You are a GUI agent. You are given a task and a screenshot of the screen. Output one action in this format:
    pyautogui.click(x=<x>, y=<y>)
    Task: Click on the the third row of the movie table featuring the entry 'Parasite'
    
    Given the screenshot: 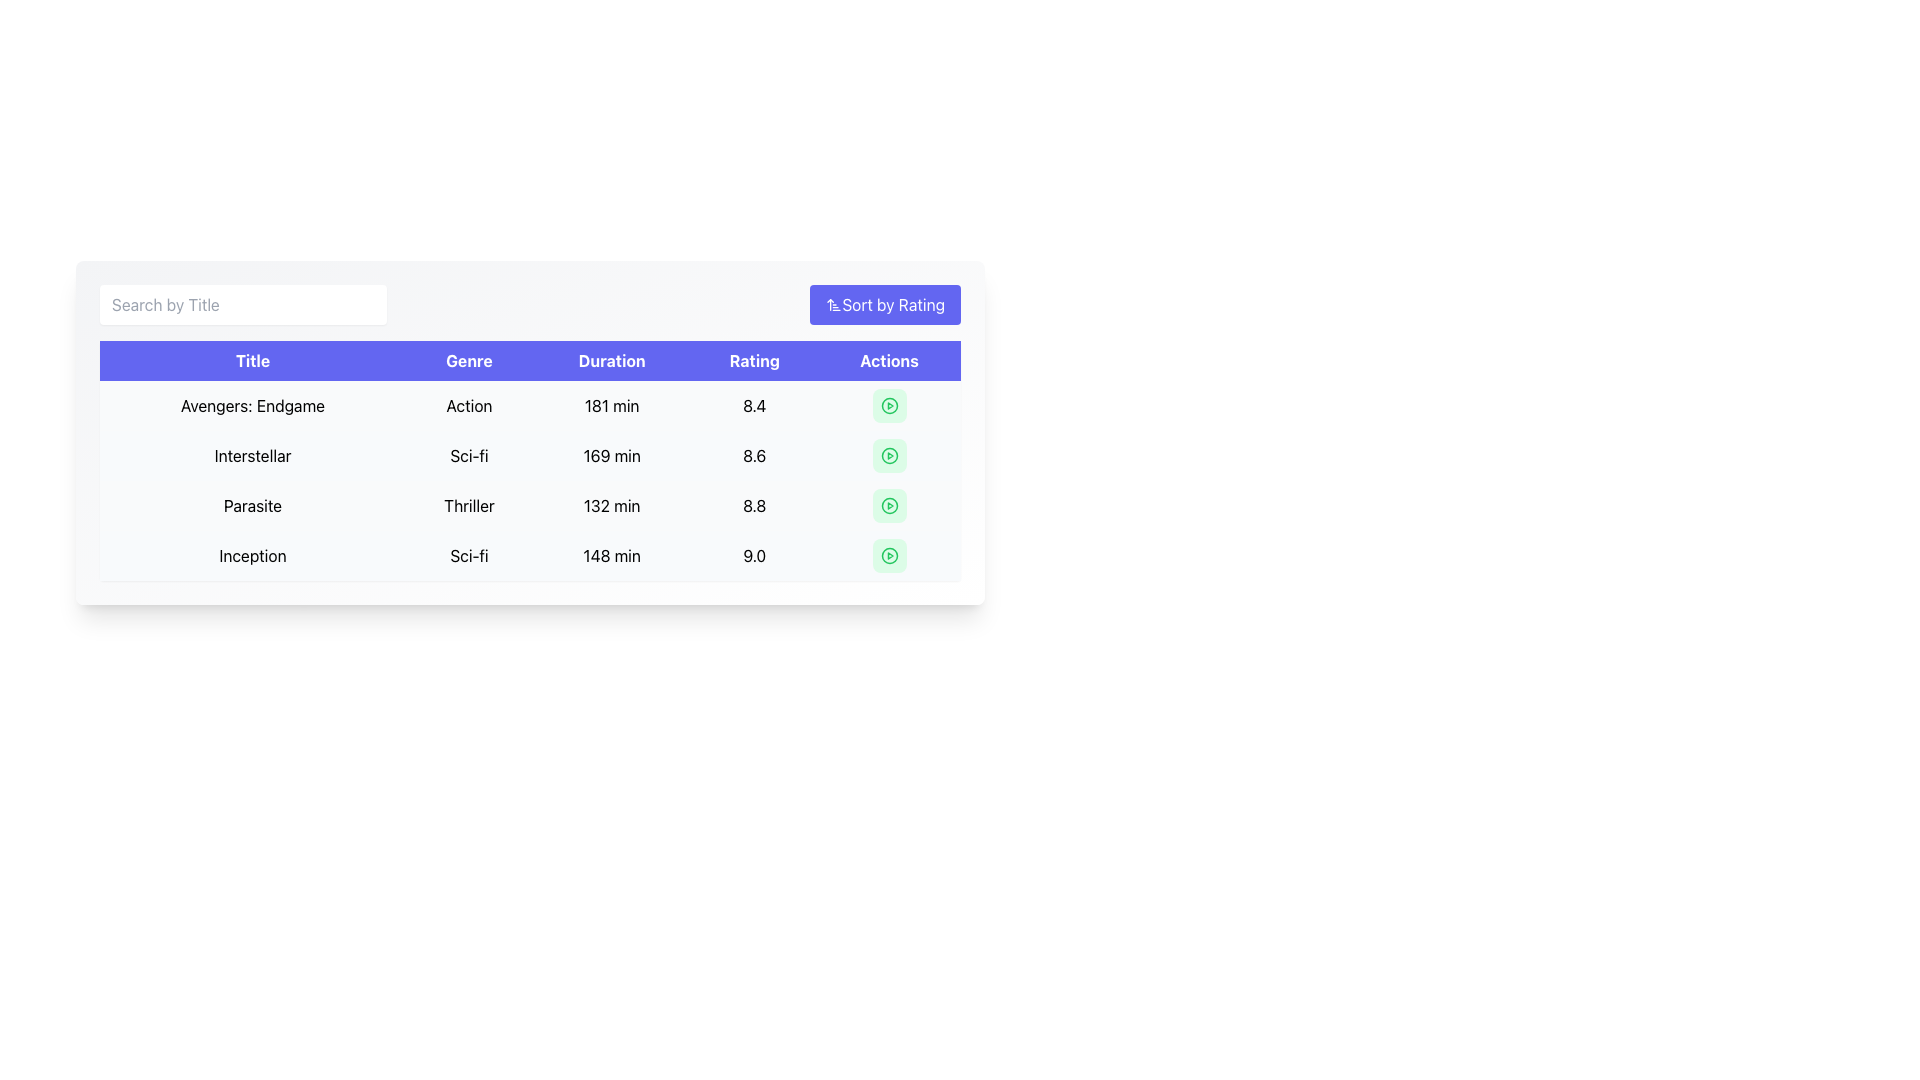 What is the action you would take?
    pyautogui.click(x=530, y=504)
    